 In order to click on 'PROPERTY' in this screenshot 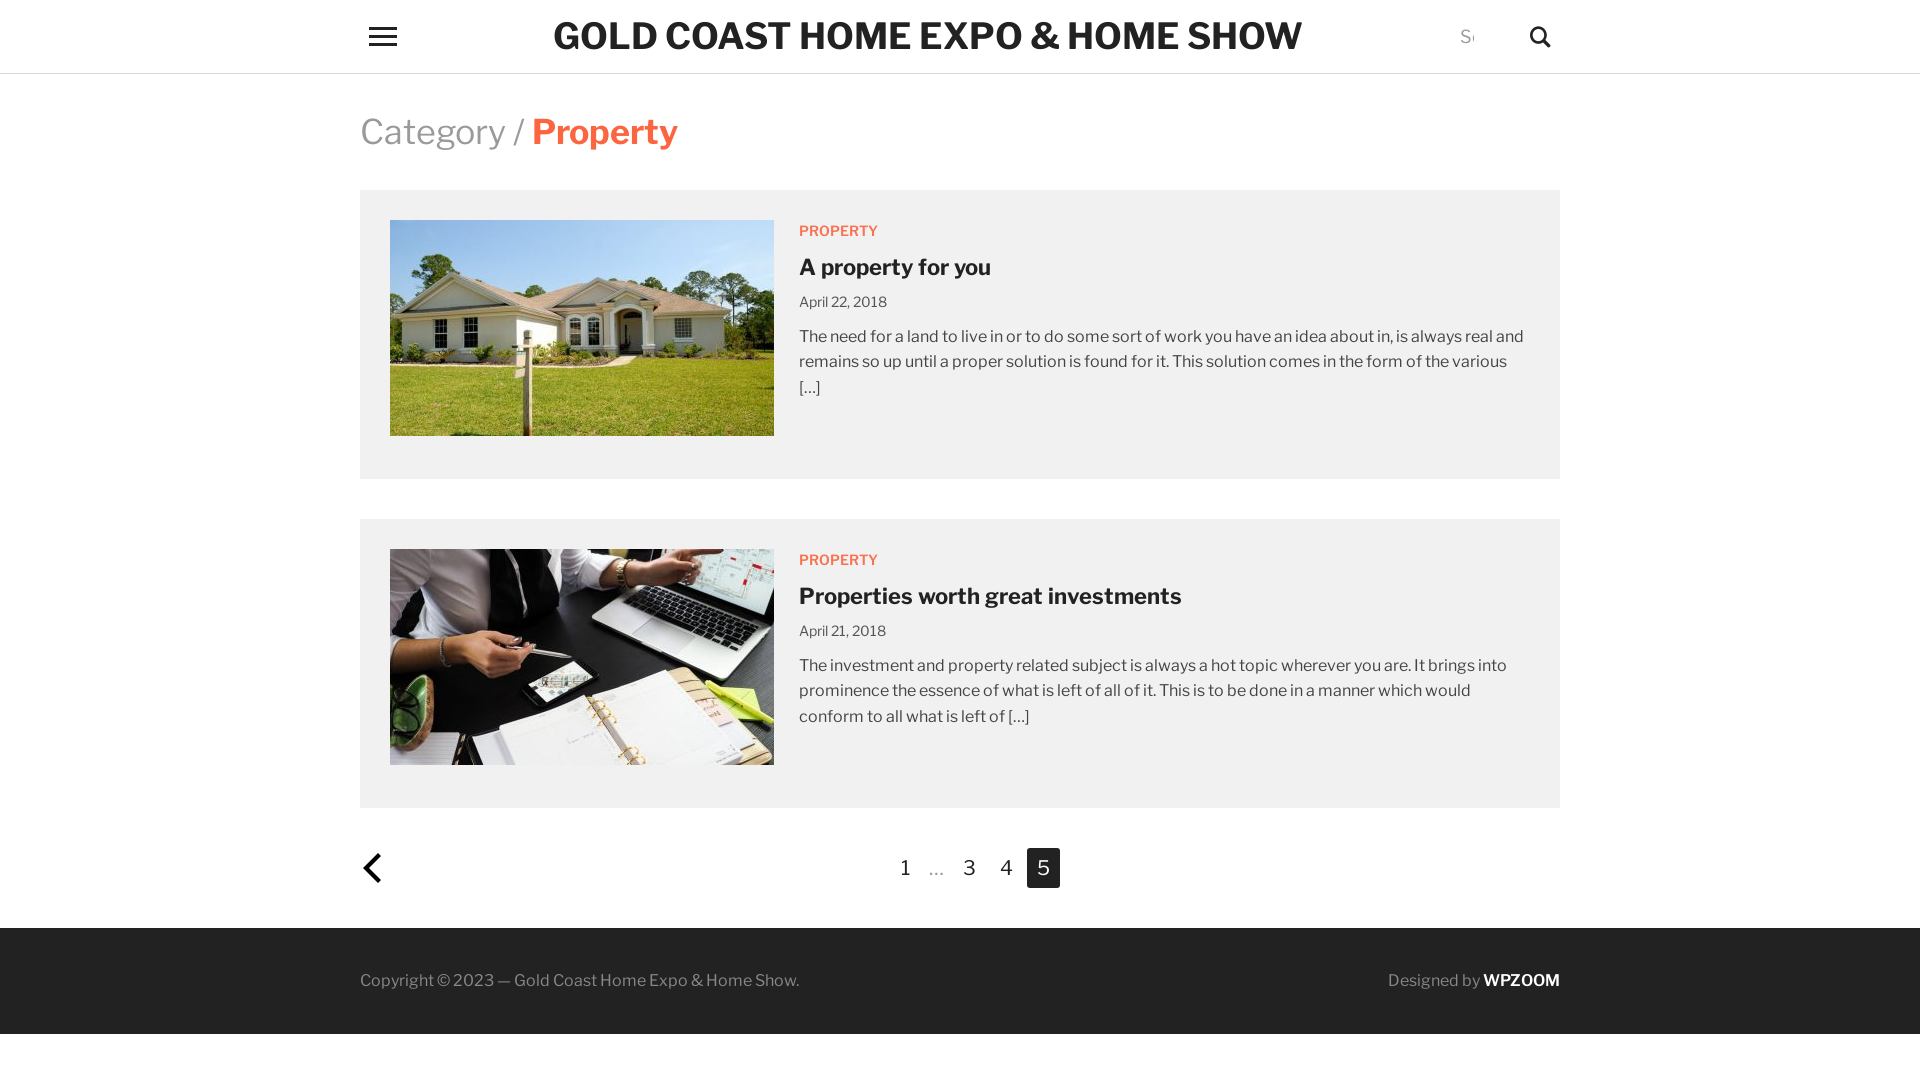, I will do `click(838, 229)`.